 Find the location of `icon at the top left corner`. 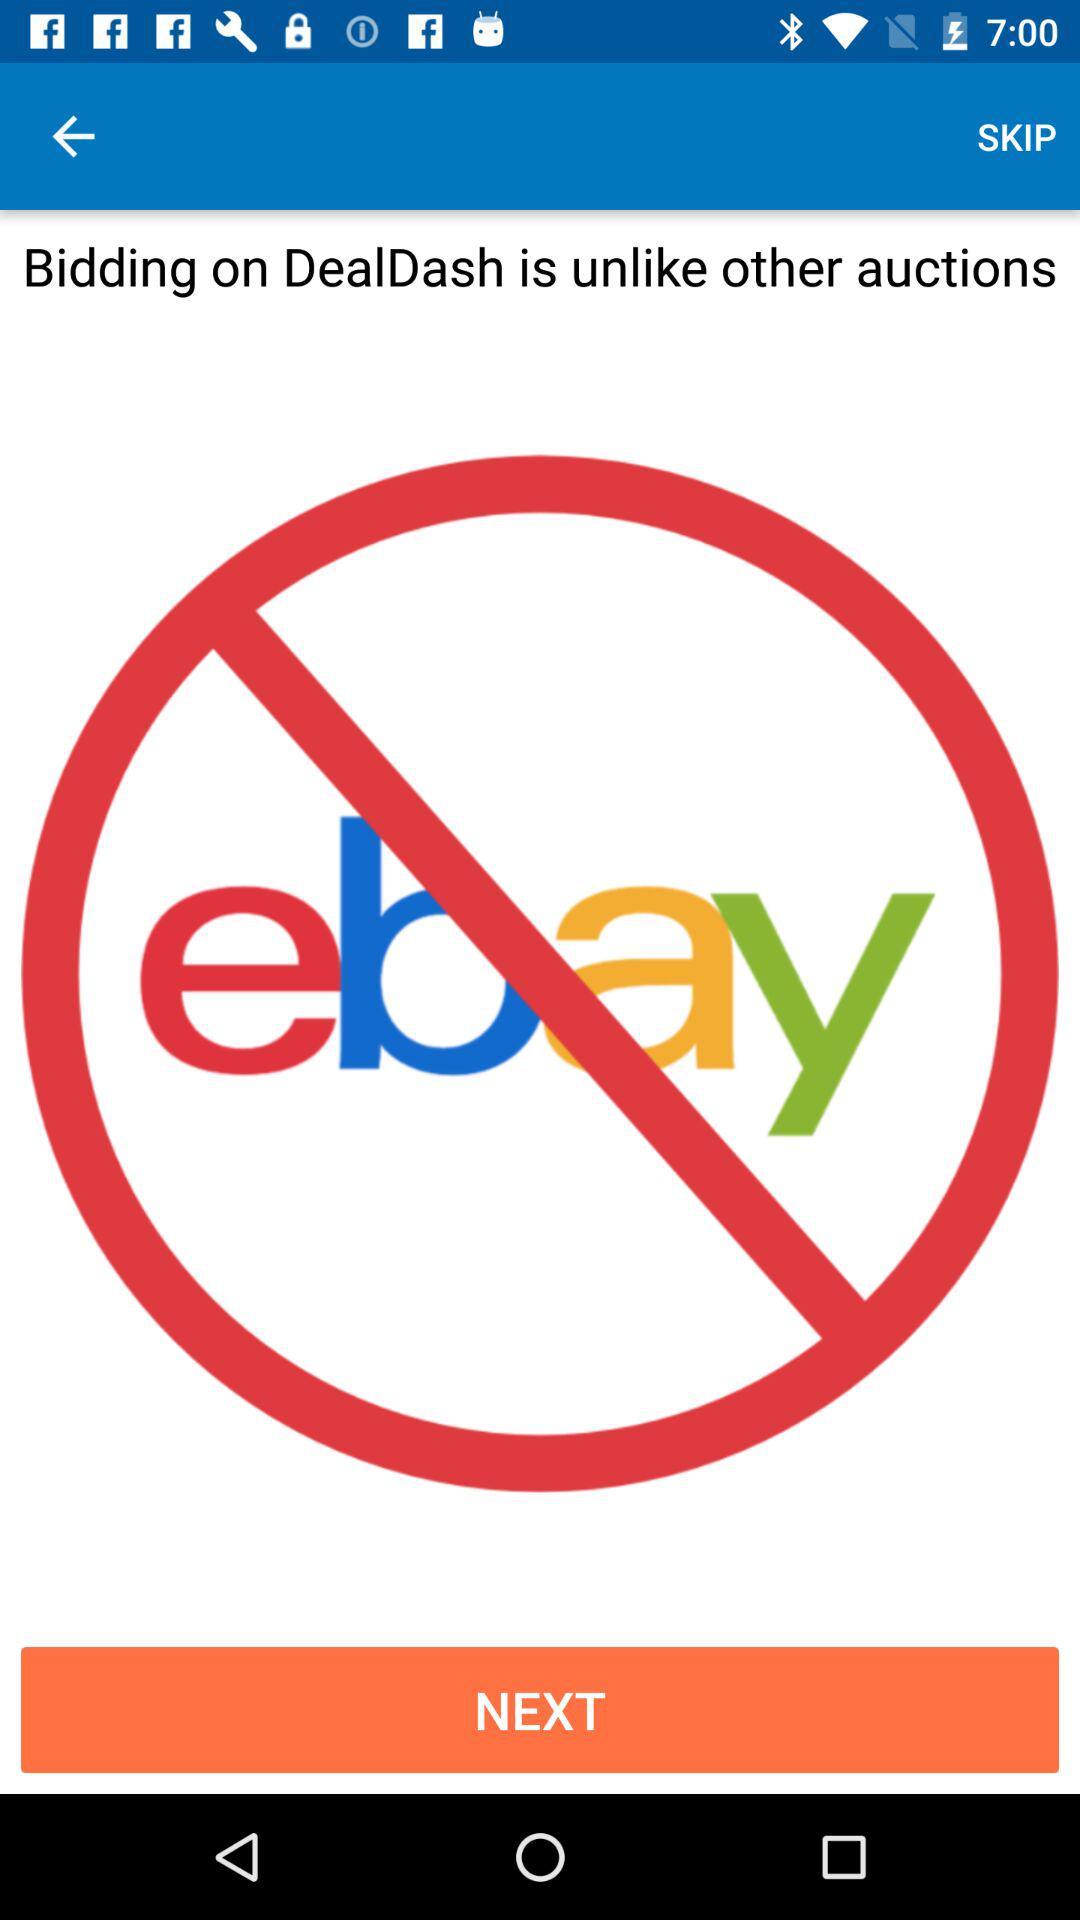

icon at the top left corner is located at coordinates (72, 135).